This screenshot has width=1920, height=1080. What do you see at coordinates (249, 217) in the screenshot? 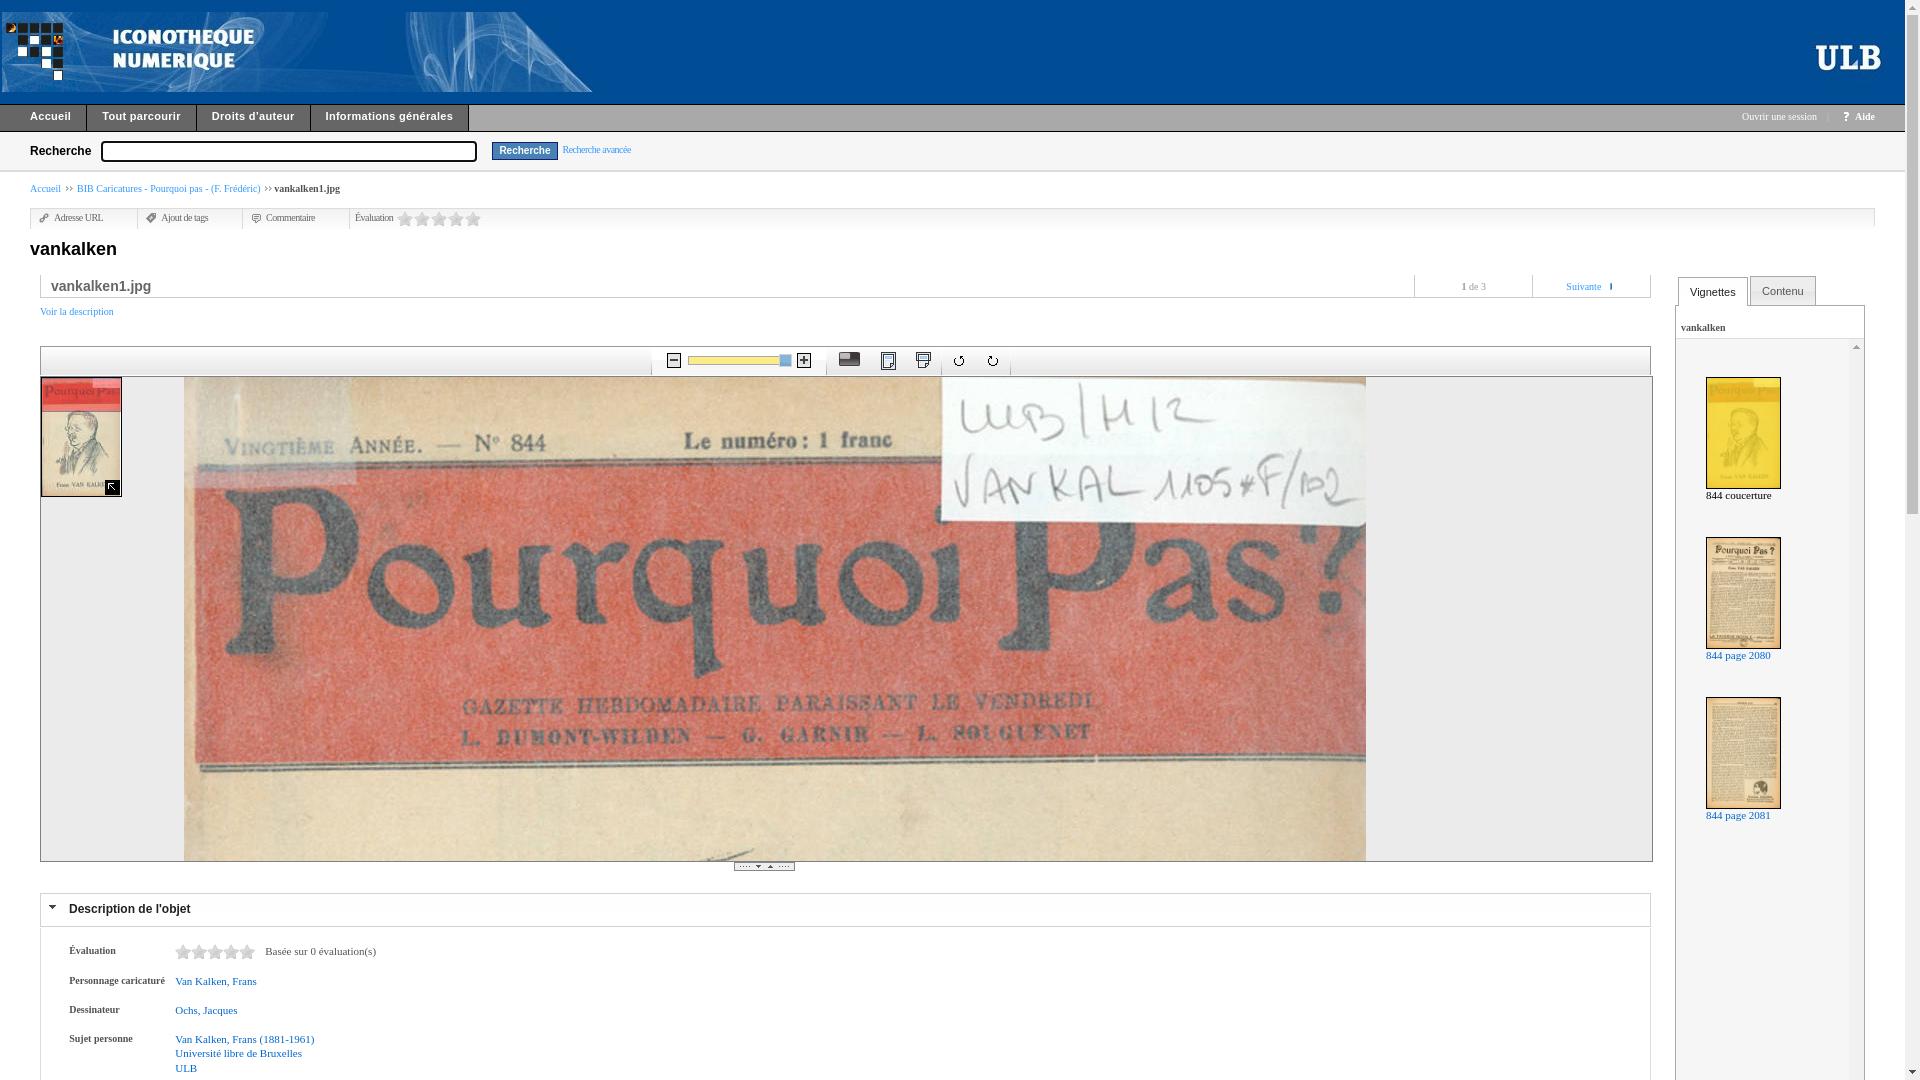
I see `'Commentaire'` at bounding box center [249, 217].